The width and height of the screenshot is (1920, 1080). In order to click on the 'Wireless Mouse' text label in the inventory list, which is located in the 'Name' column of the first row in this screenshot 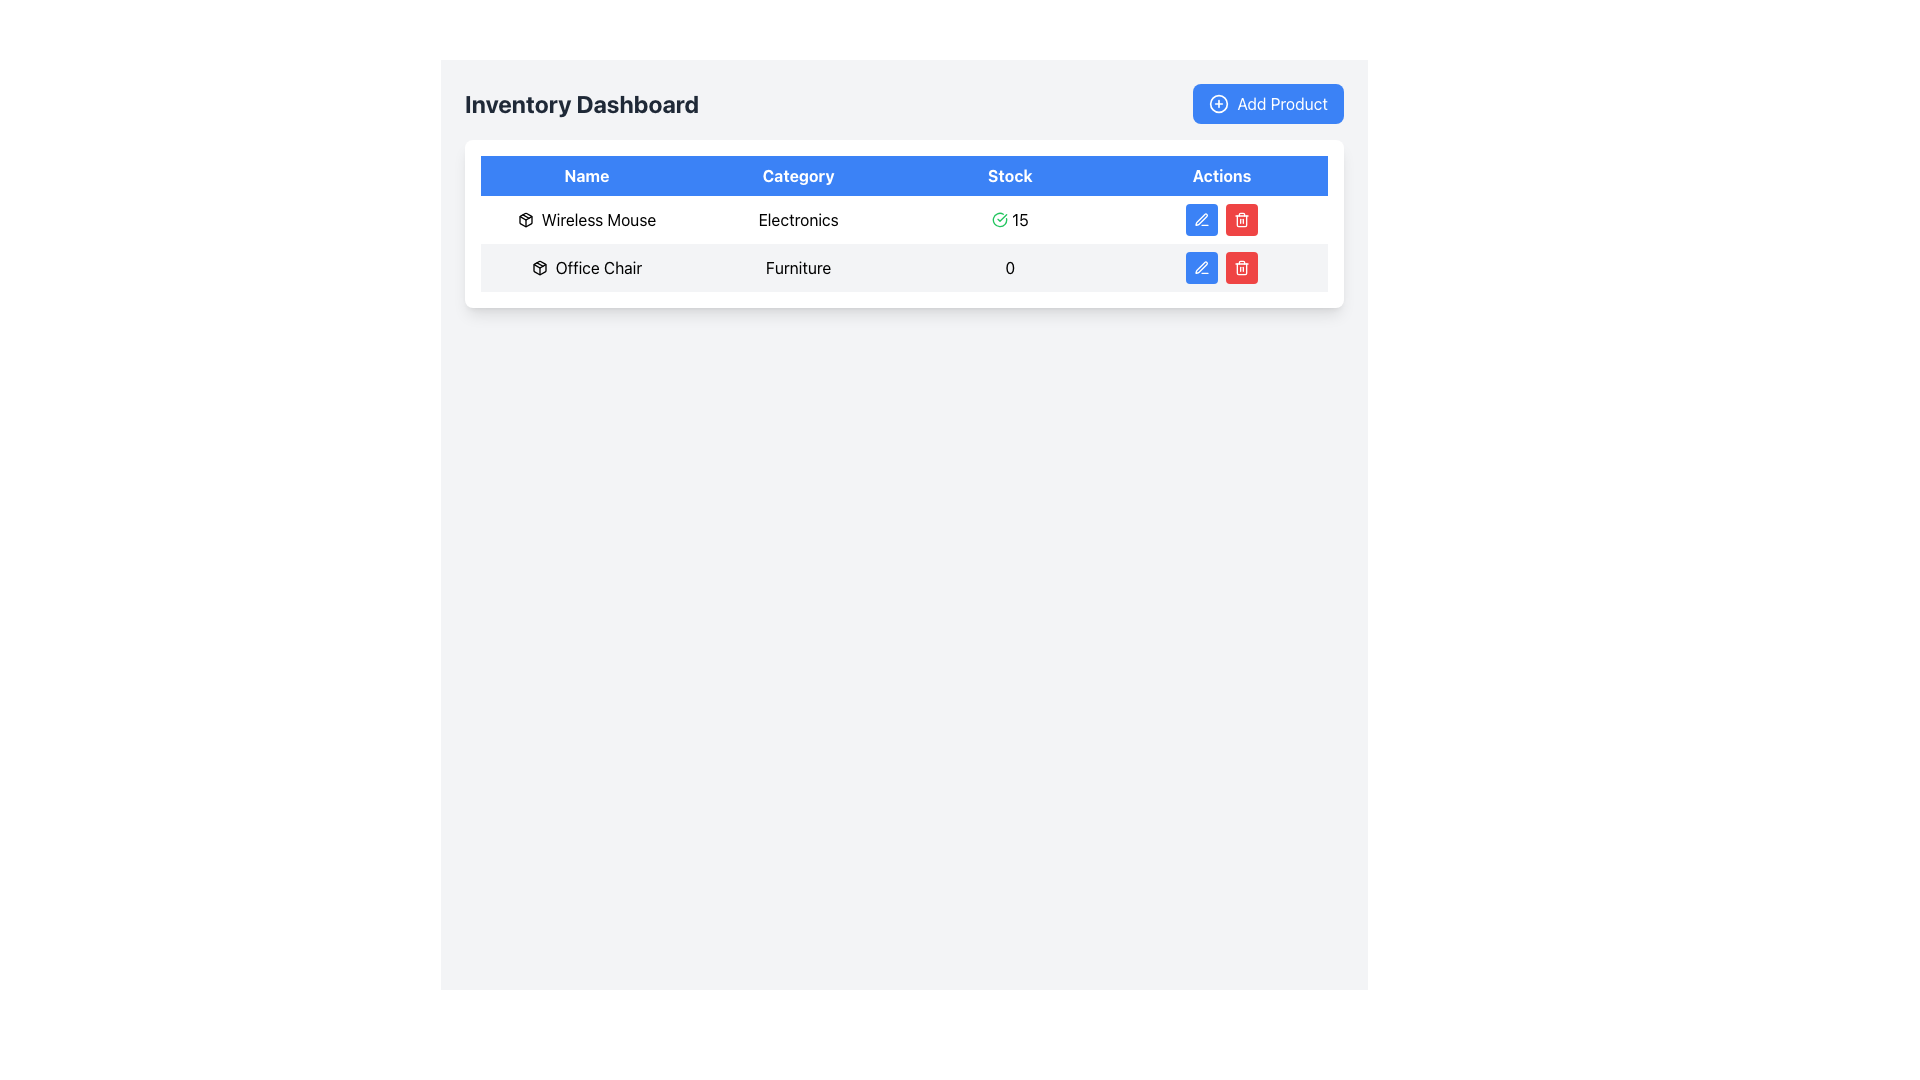, I will do `click(597, 219)`.